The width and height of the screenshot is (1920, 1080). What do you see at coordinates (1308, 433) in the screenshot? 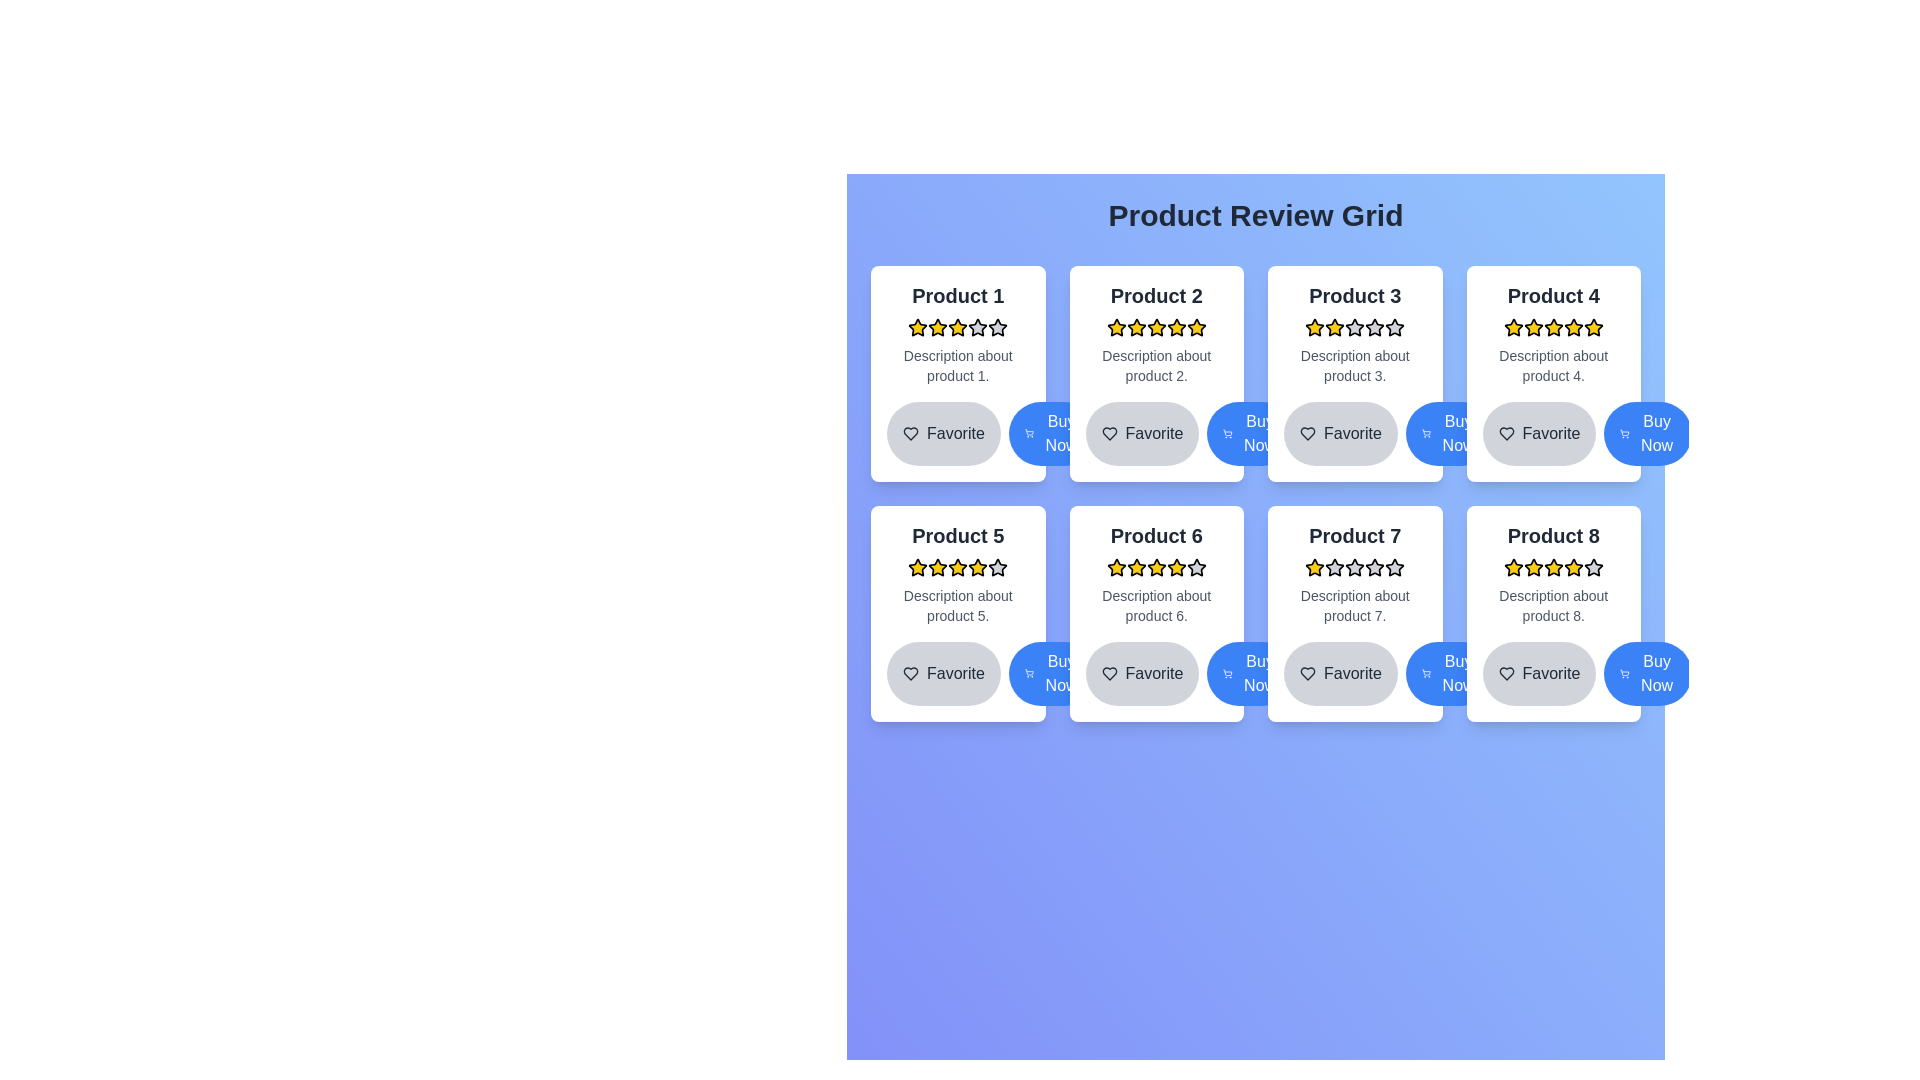
I see `the heart icon with a minimalist outline design located under the product description section of the third item in the product review grid to mark or unmark the product as favorite` at bounding box center [1308, 433].